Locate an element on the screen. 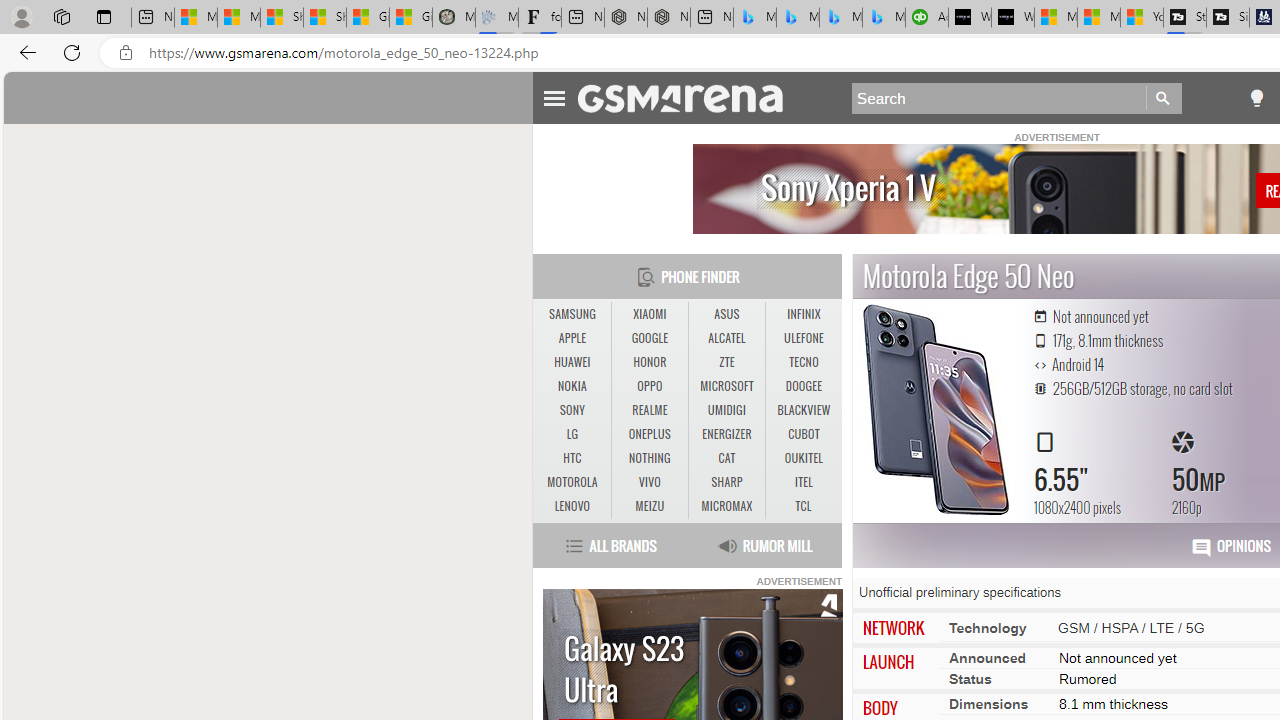  'Motorola Edge 50 Neo MORE PICTURES' is located at coordinates (934, 409).